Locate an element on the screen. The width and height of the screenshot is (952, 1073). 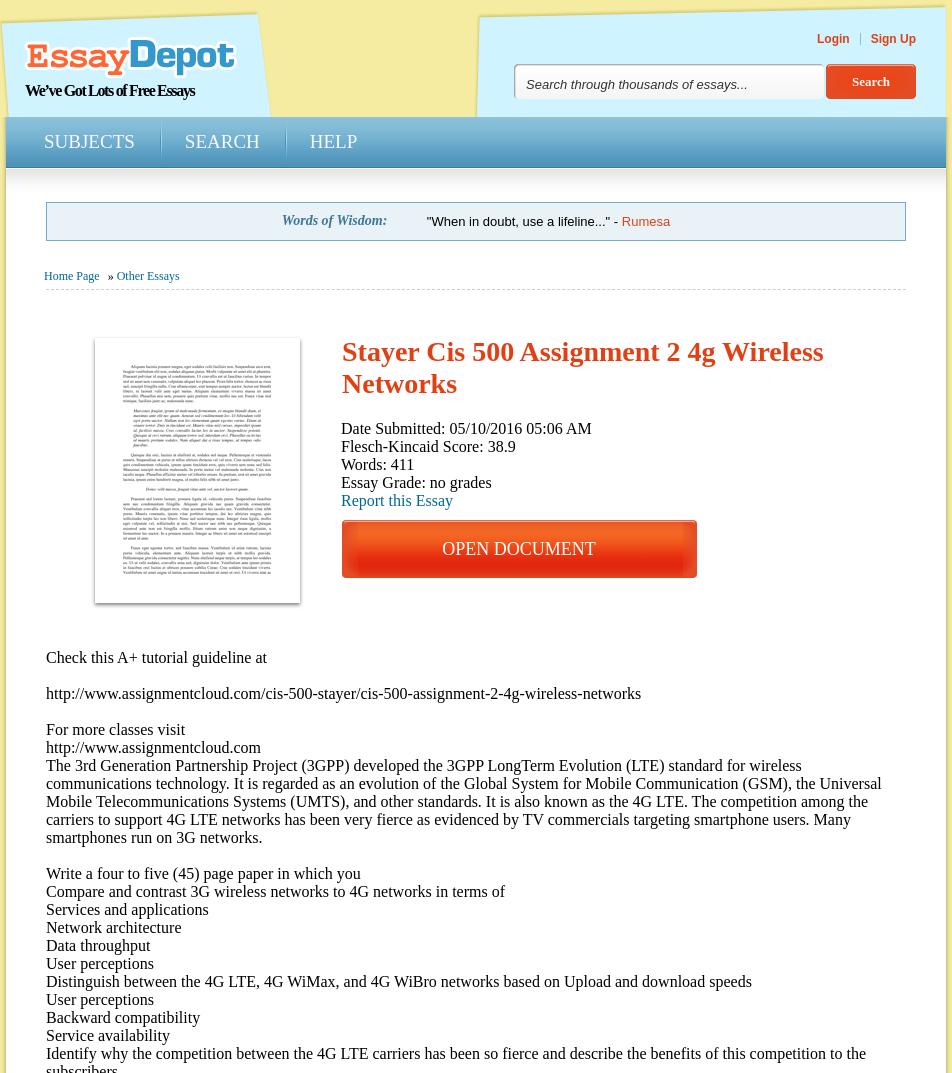
'Other Essays' is located at coordinates (147, 274).